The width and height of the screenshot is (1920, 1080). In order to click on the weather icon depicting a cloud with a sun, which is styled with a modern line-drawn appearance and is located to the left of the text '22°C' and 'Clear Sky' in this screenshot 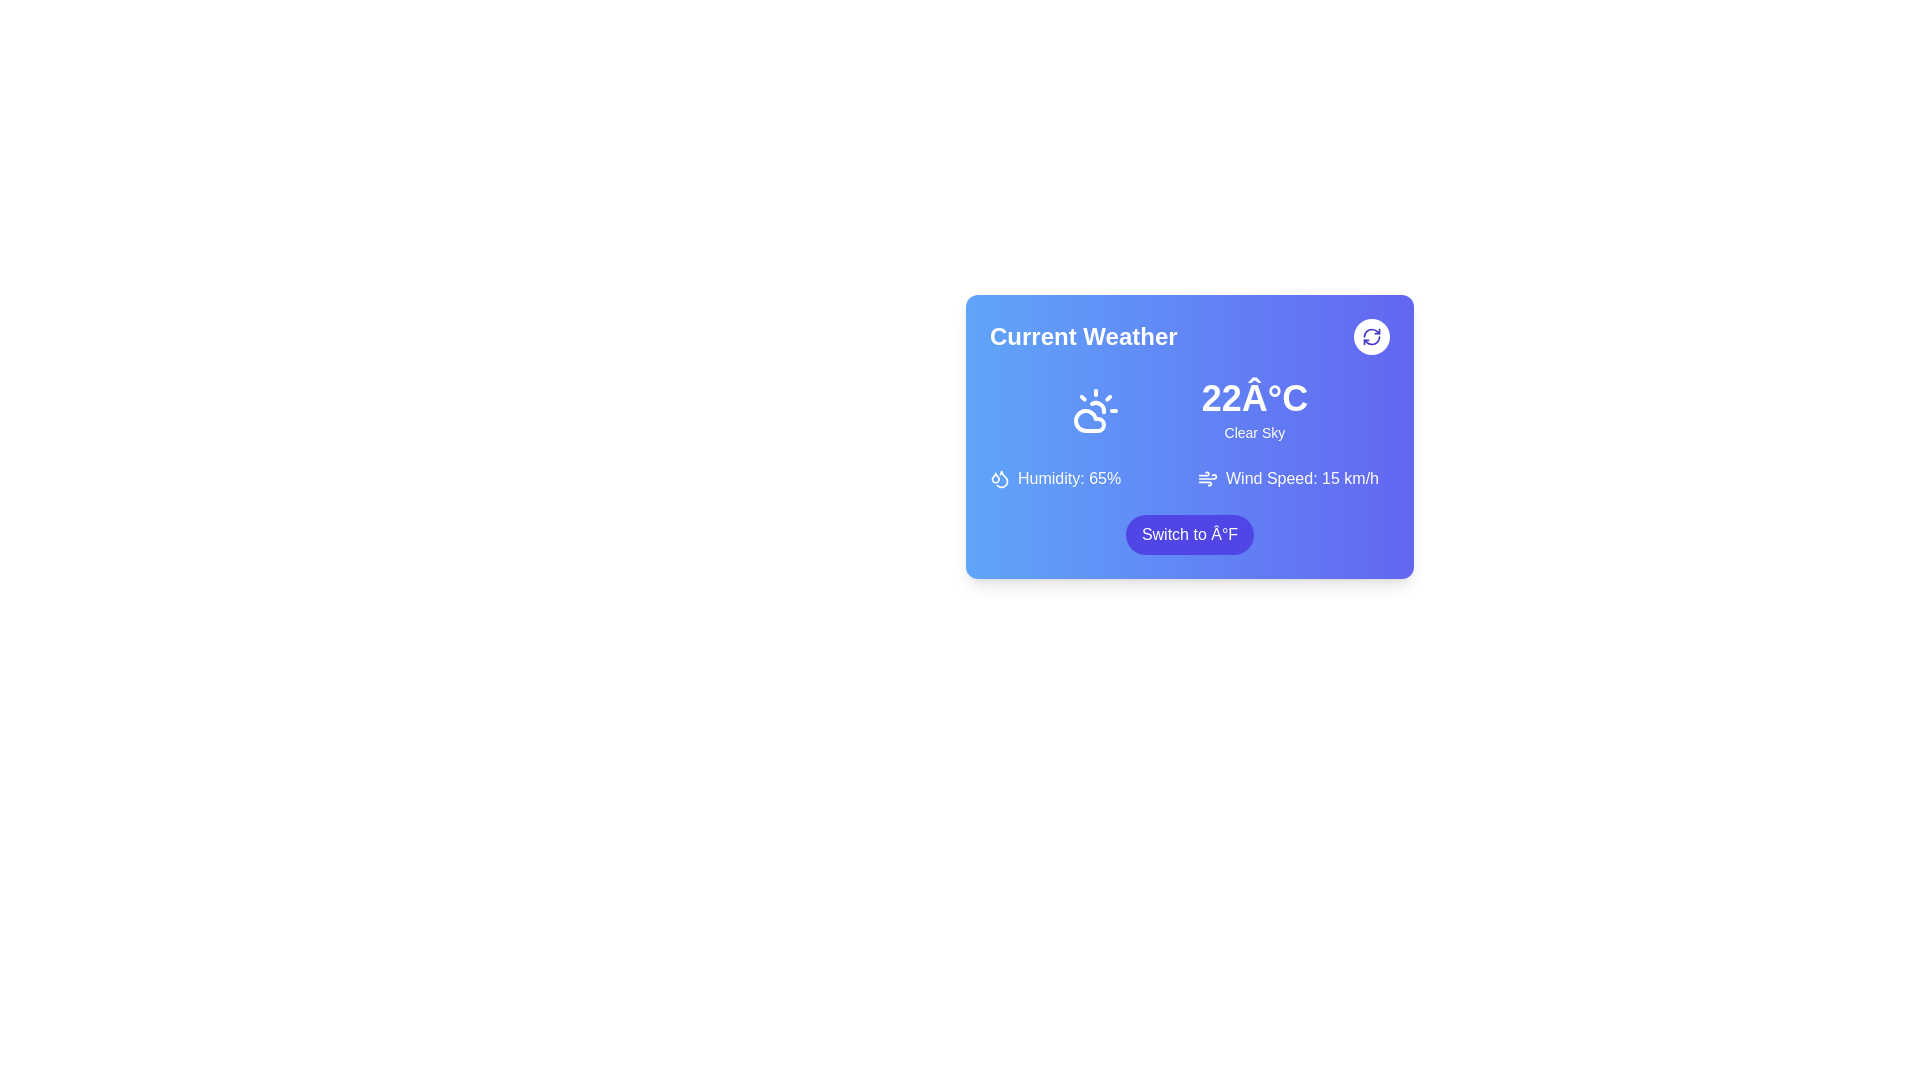, I will do `click(1094, 410)`.